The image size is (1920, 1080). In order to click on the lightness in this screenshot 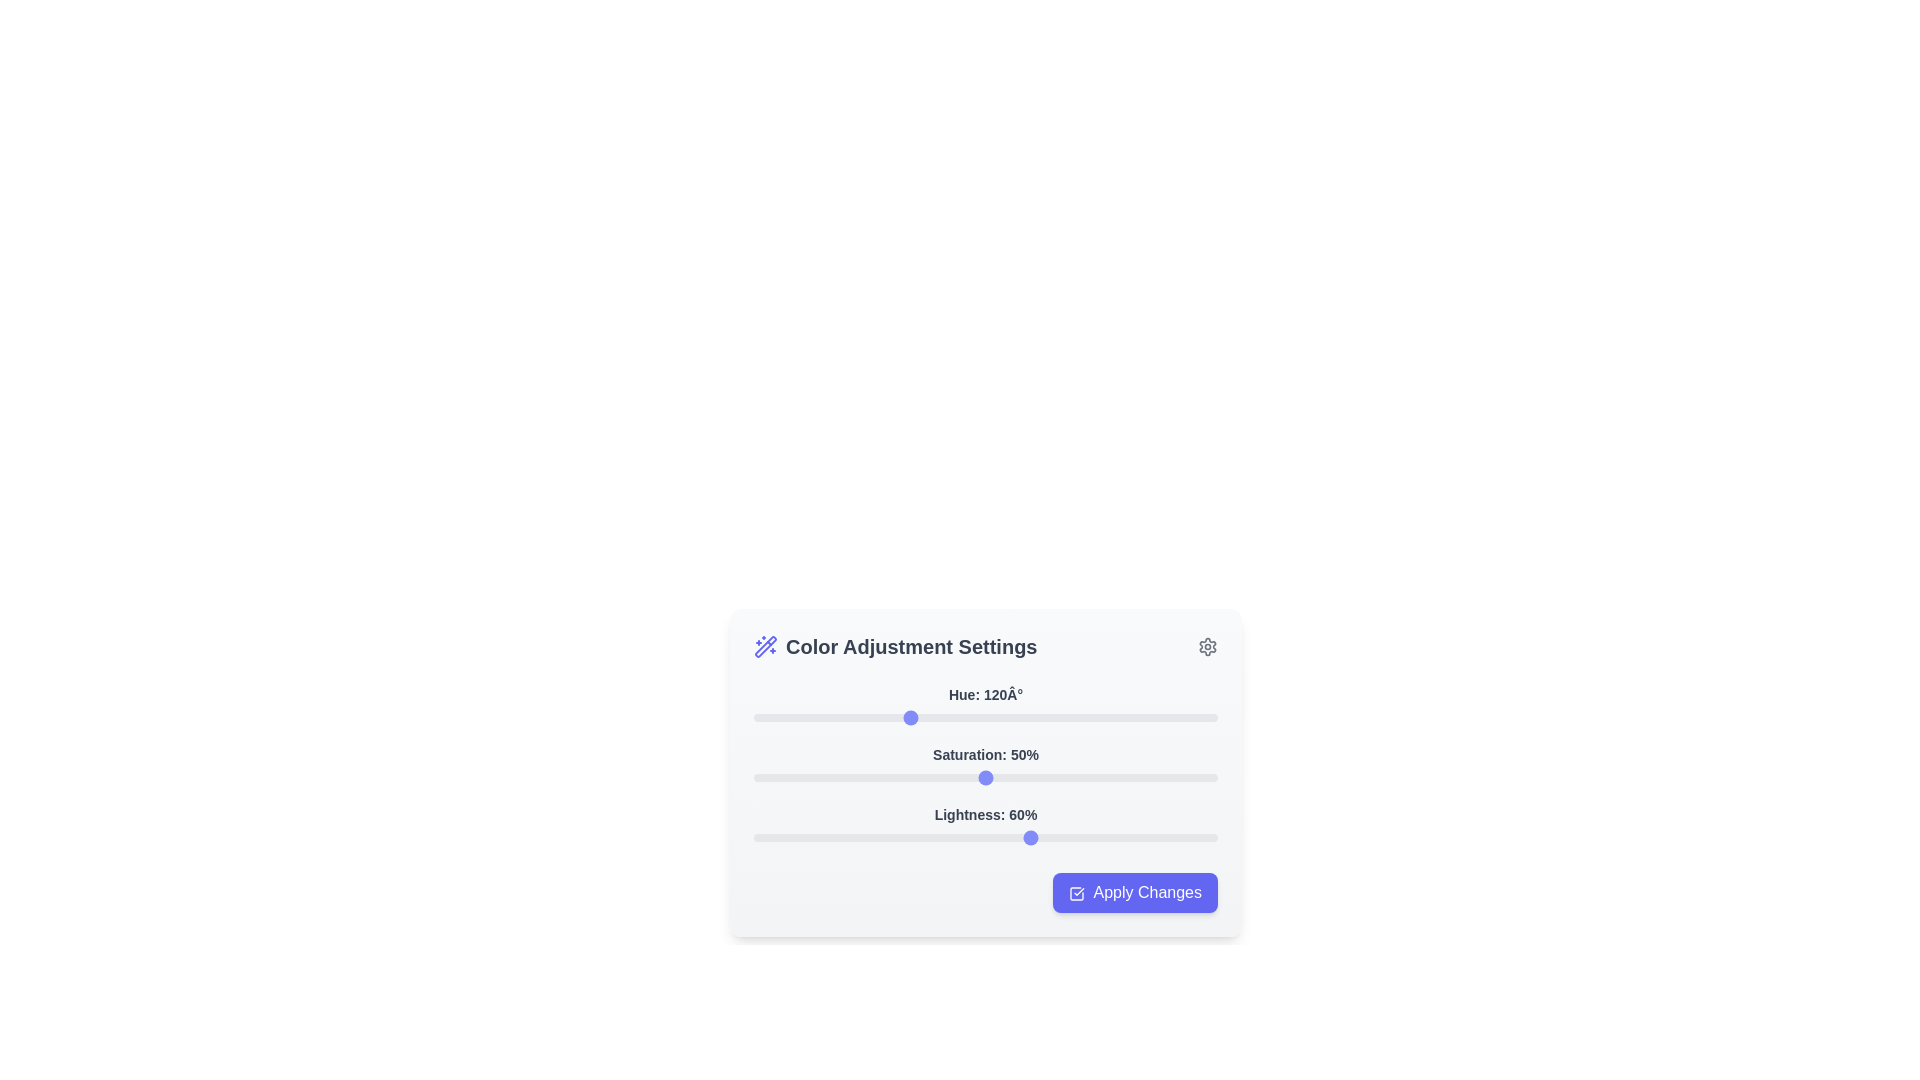, I will do `click(896, 837)`.